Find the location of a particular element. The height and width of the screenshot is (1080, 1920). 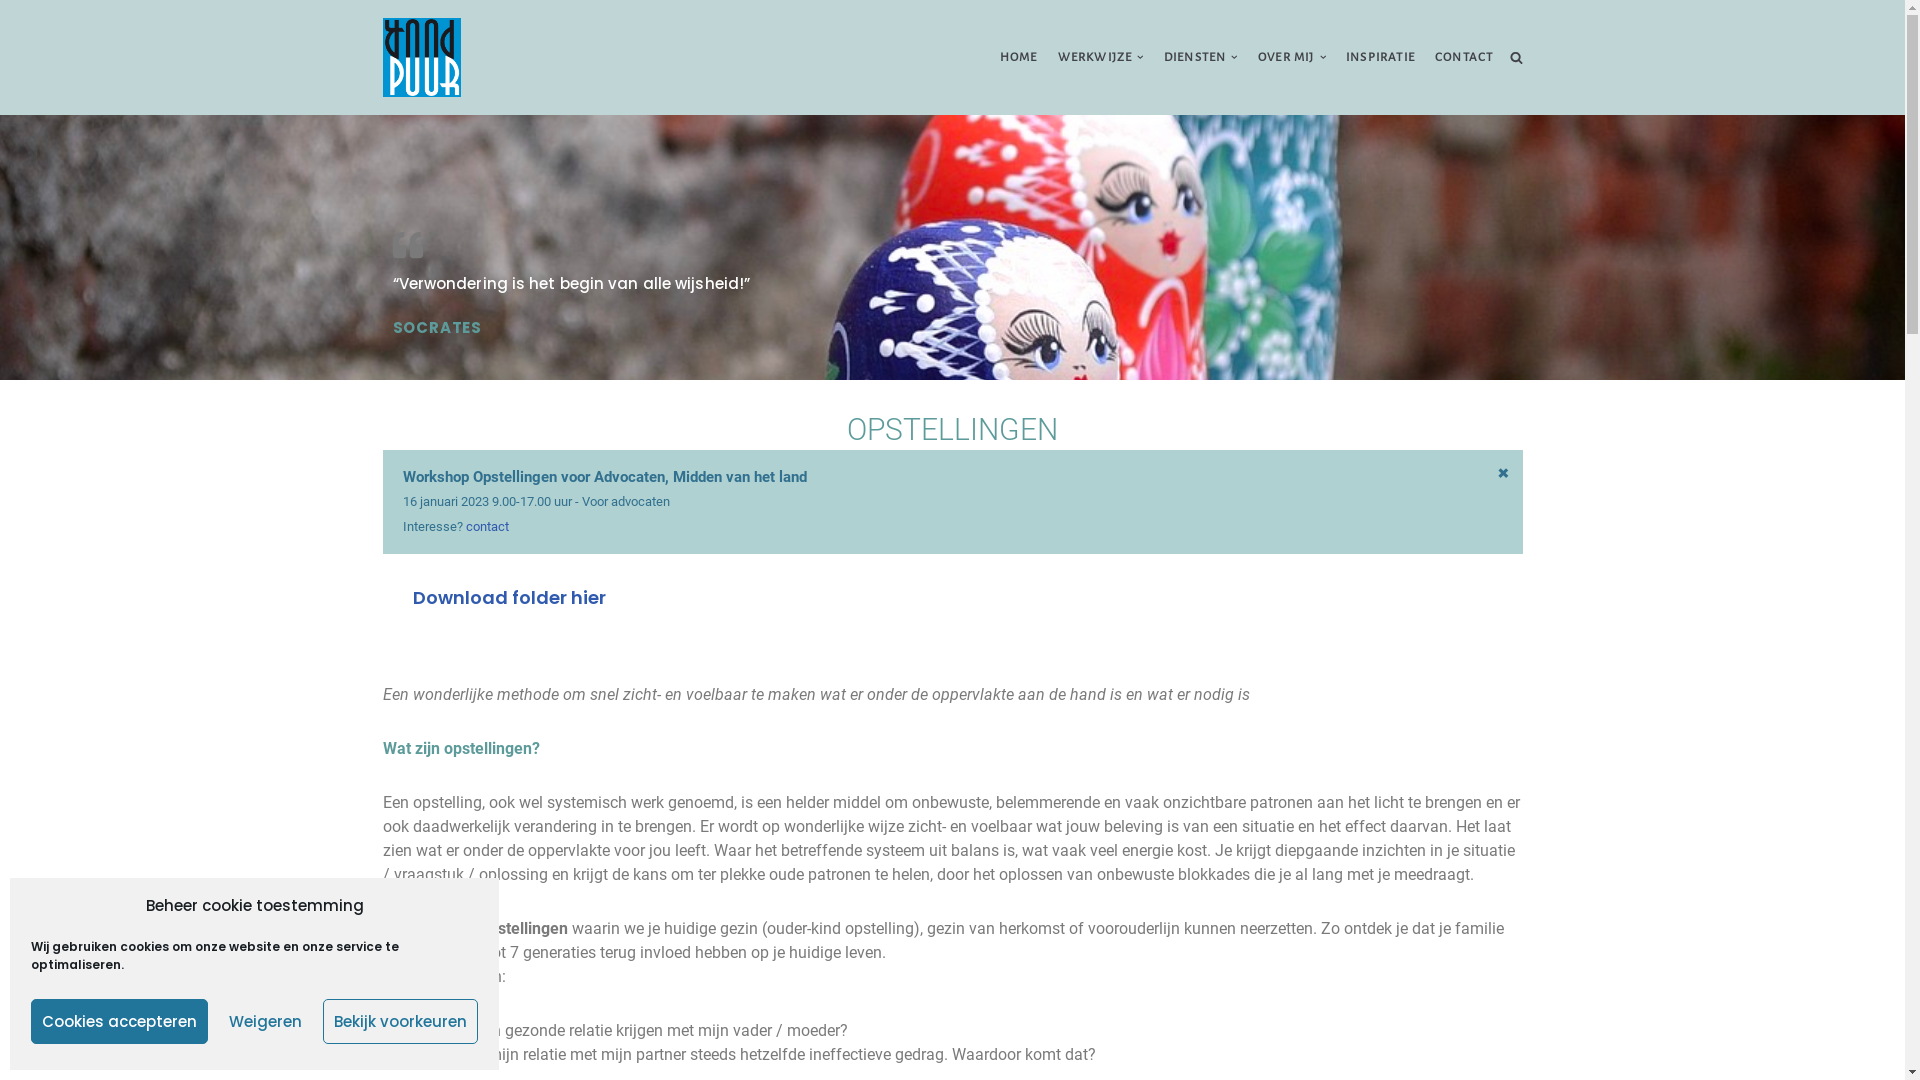

'Cookies accepteren' is located at coordinates (118, 1021).